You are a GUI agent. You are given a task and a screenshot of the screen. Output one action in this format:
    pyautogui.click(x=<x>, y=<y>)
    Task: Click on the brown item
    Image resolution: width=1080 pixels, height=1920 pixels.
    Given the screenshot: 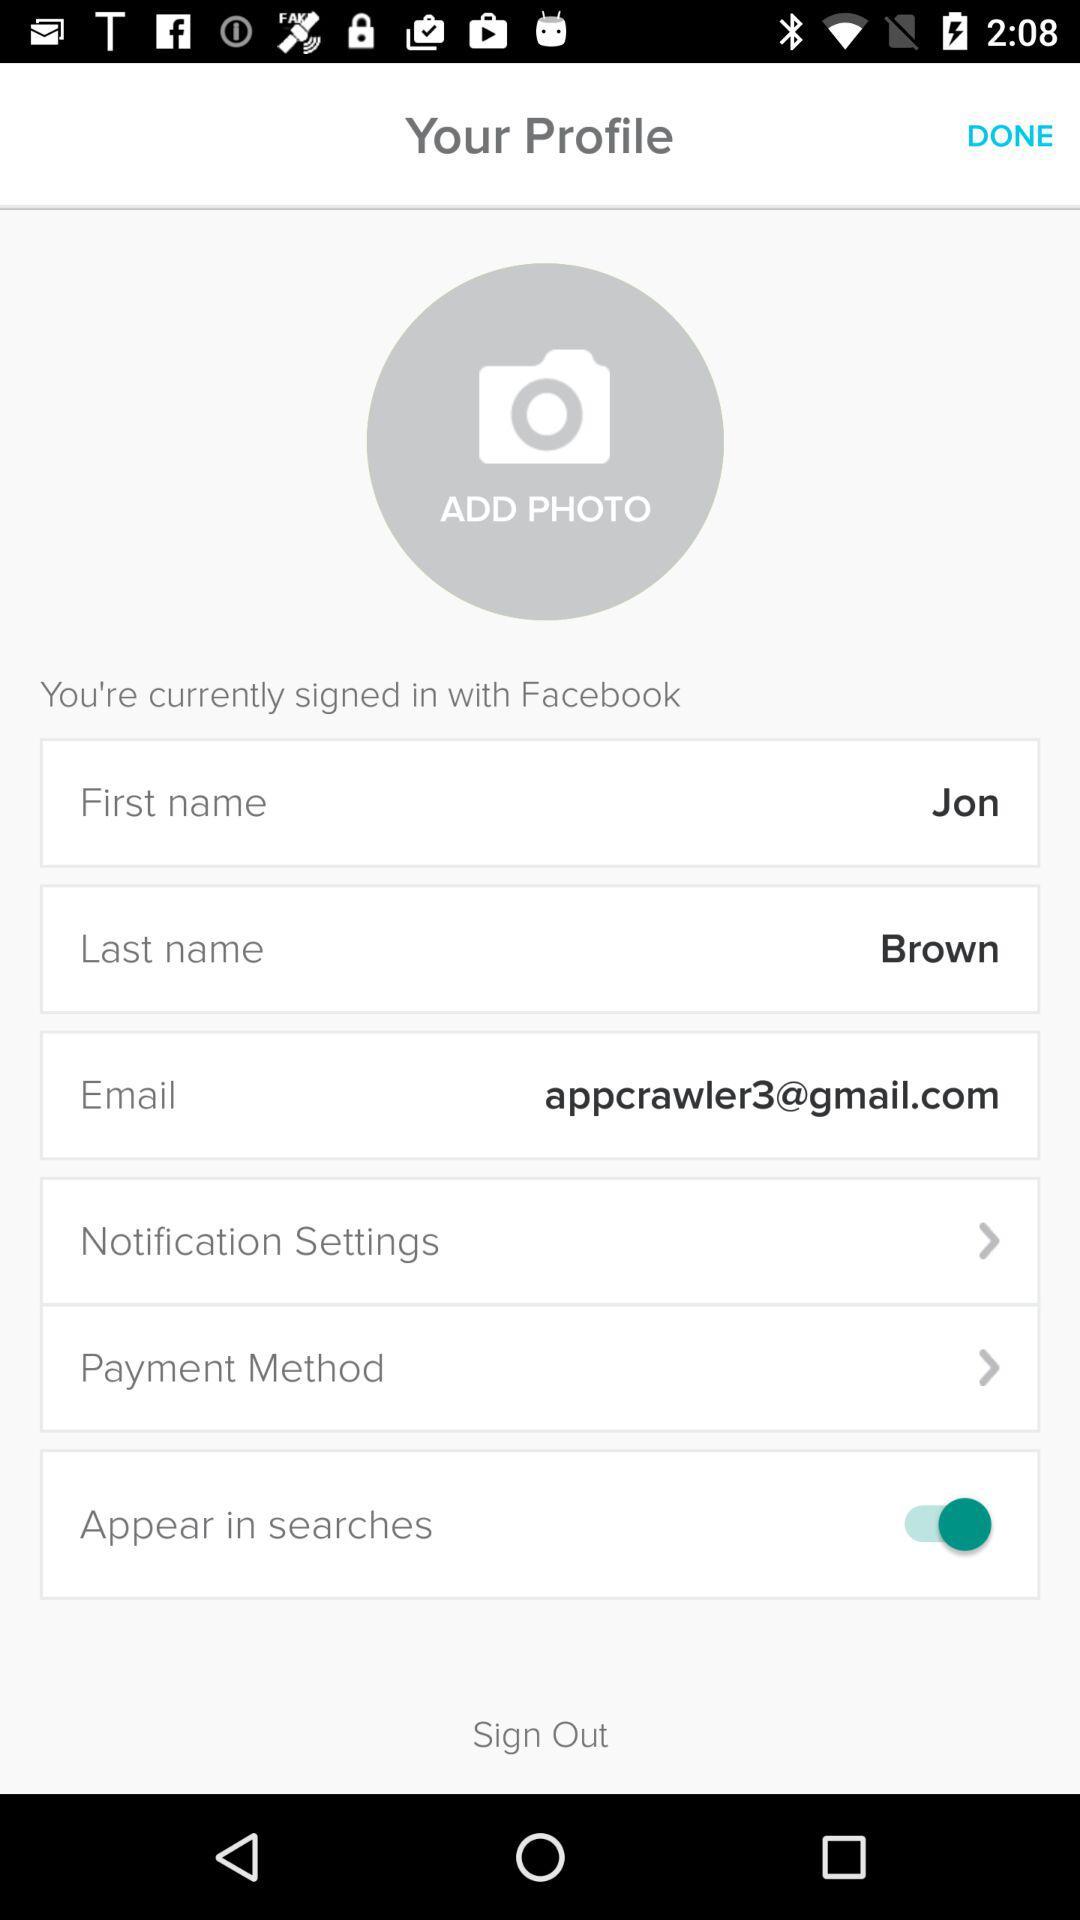 What is the action you would take?
    pyautogui.click(x=645, y=948)
    